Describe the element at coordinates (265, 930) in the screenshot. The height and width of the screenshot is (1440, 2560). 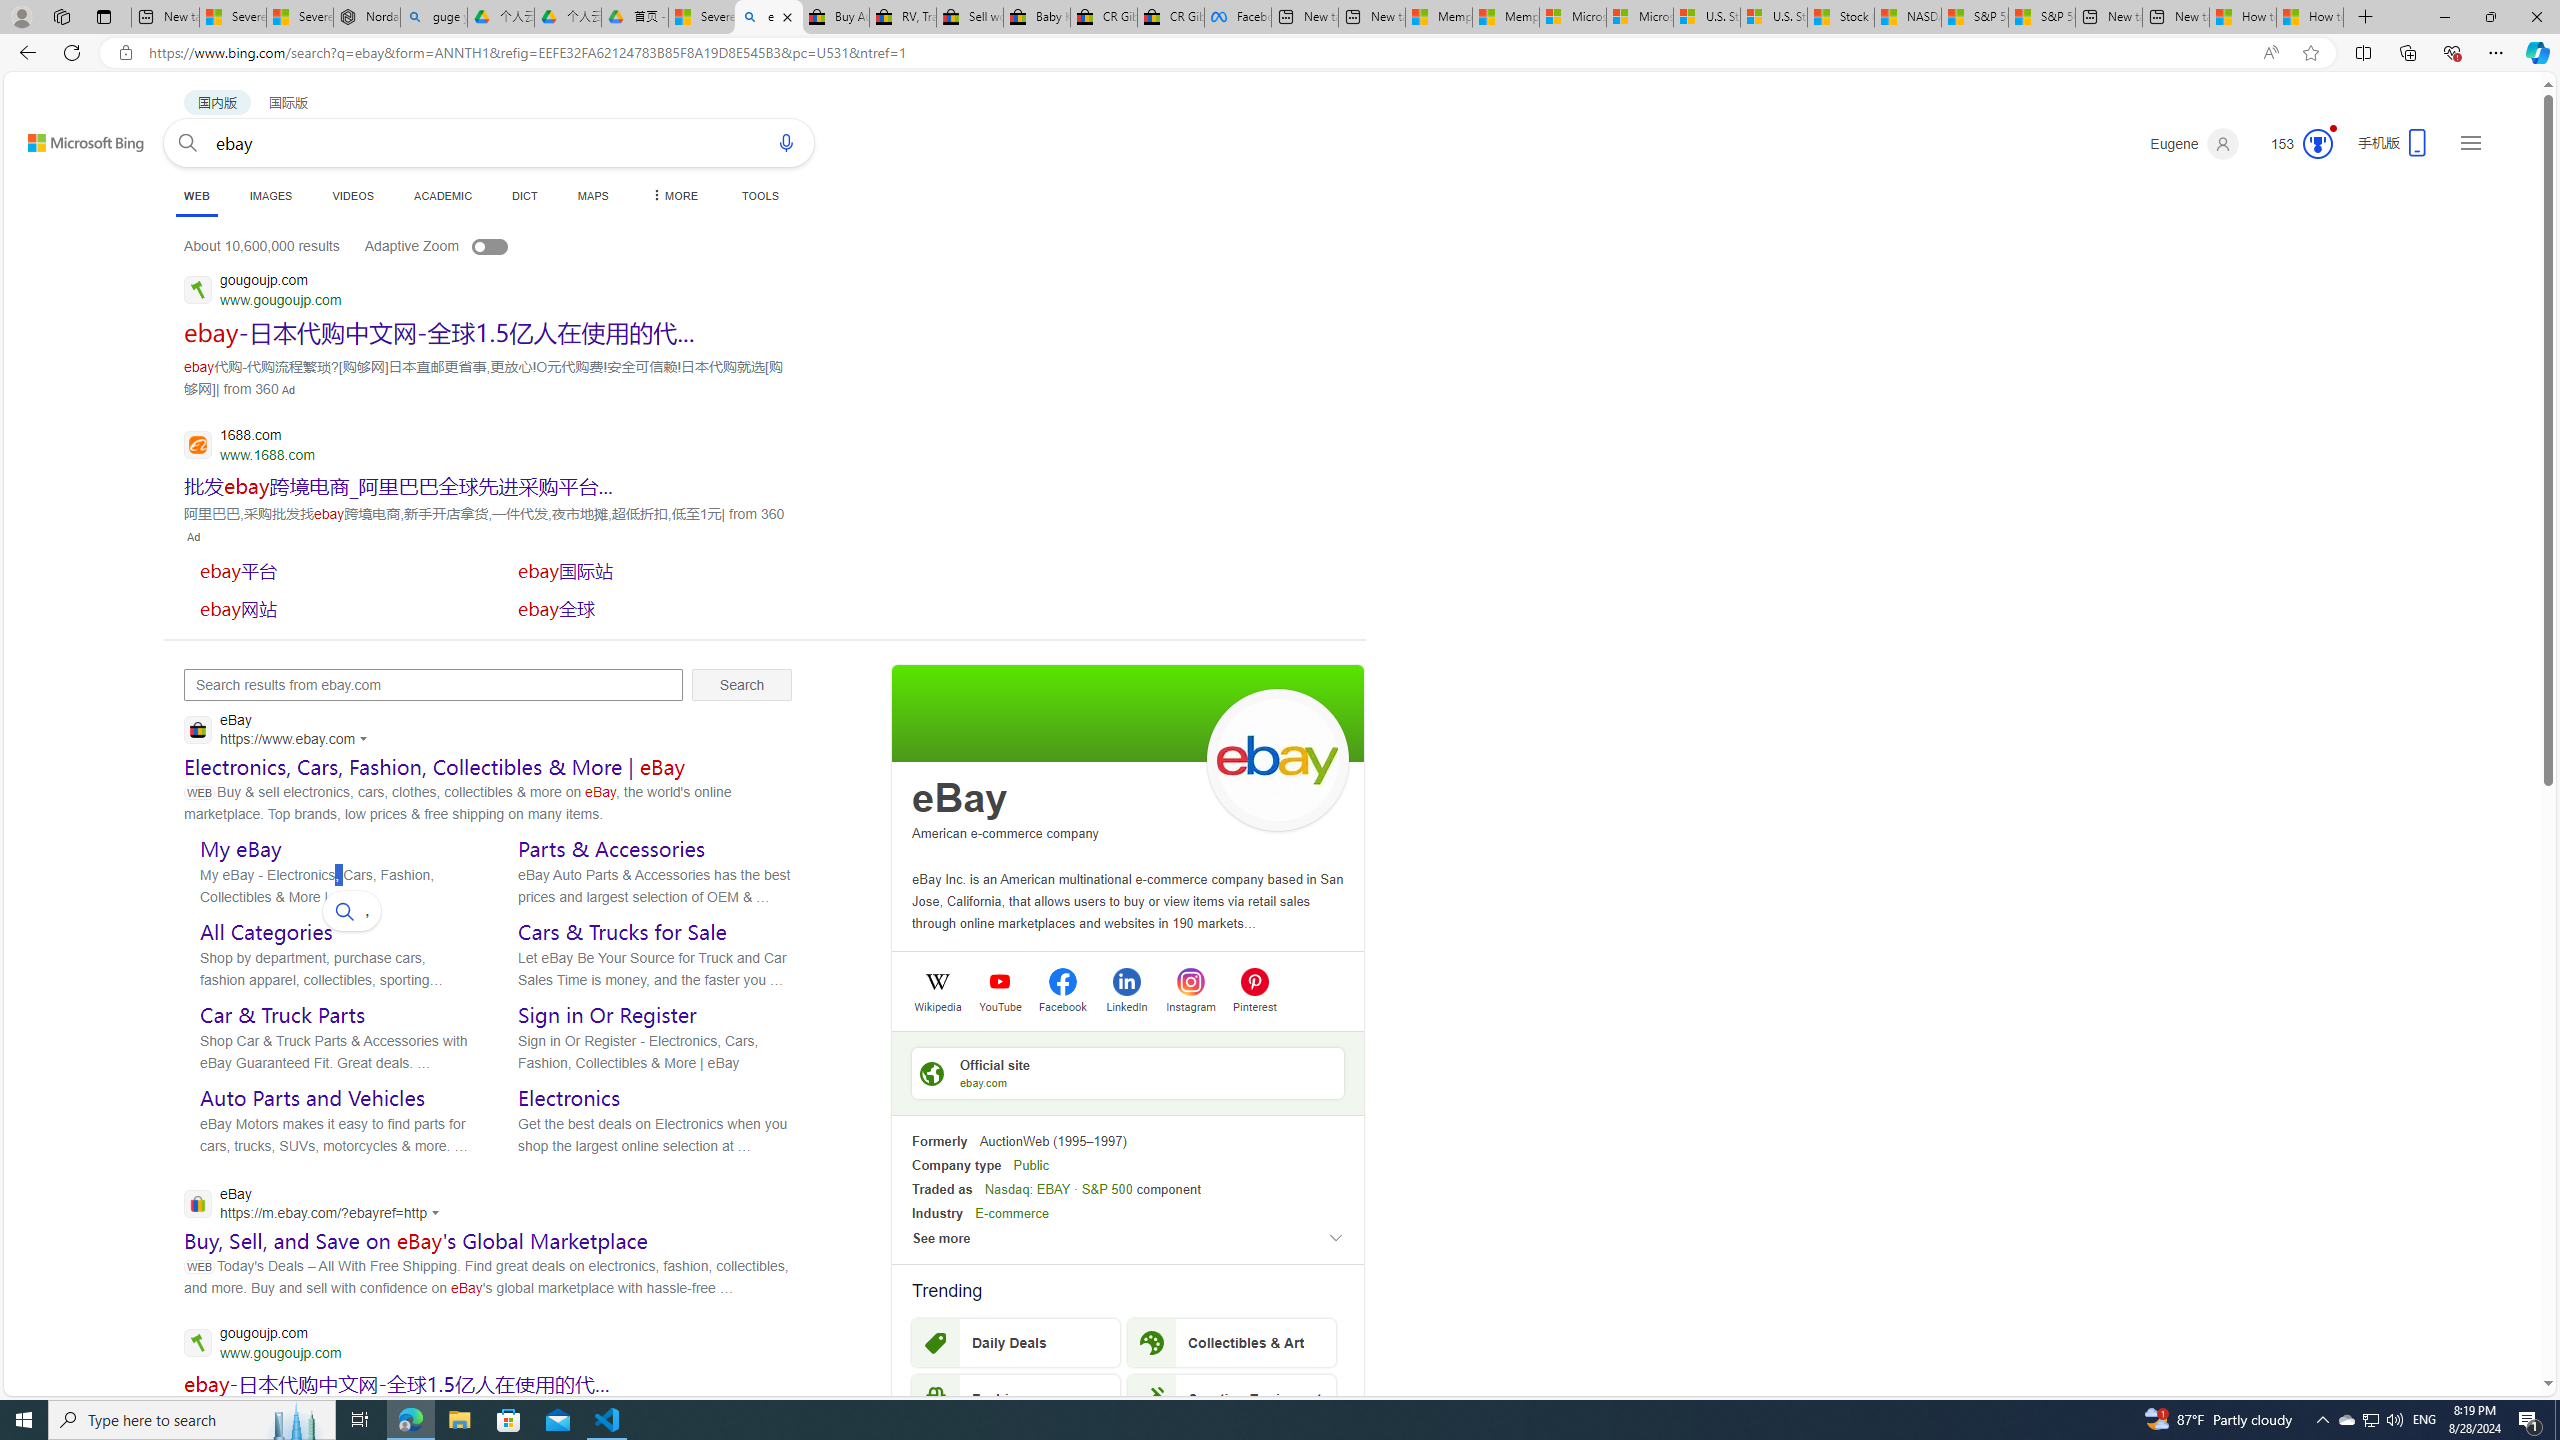
I see `'All Categories'` at that location.